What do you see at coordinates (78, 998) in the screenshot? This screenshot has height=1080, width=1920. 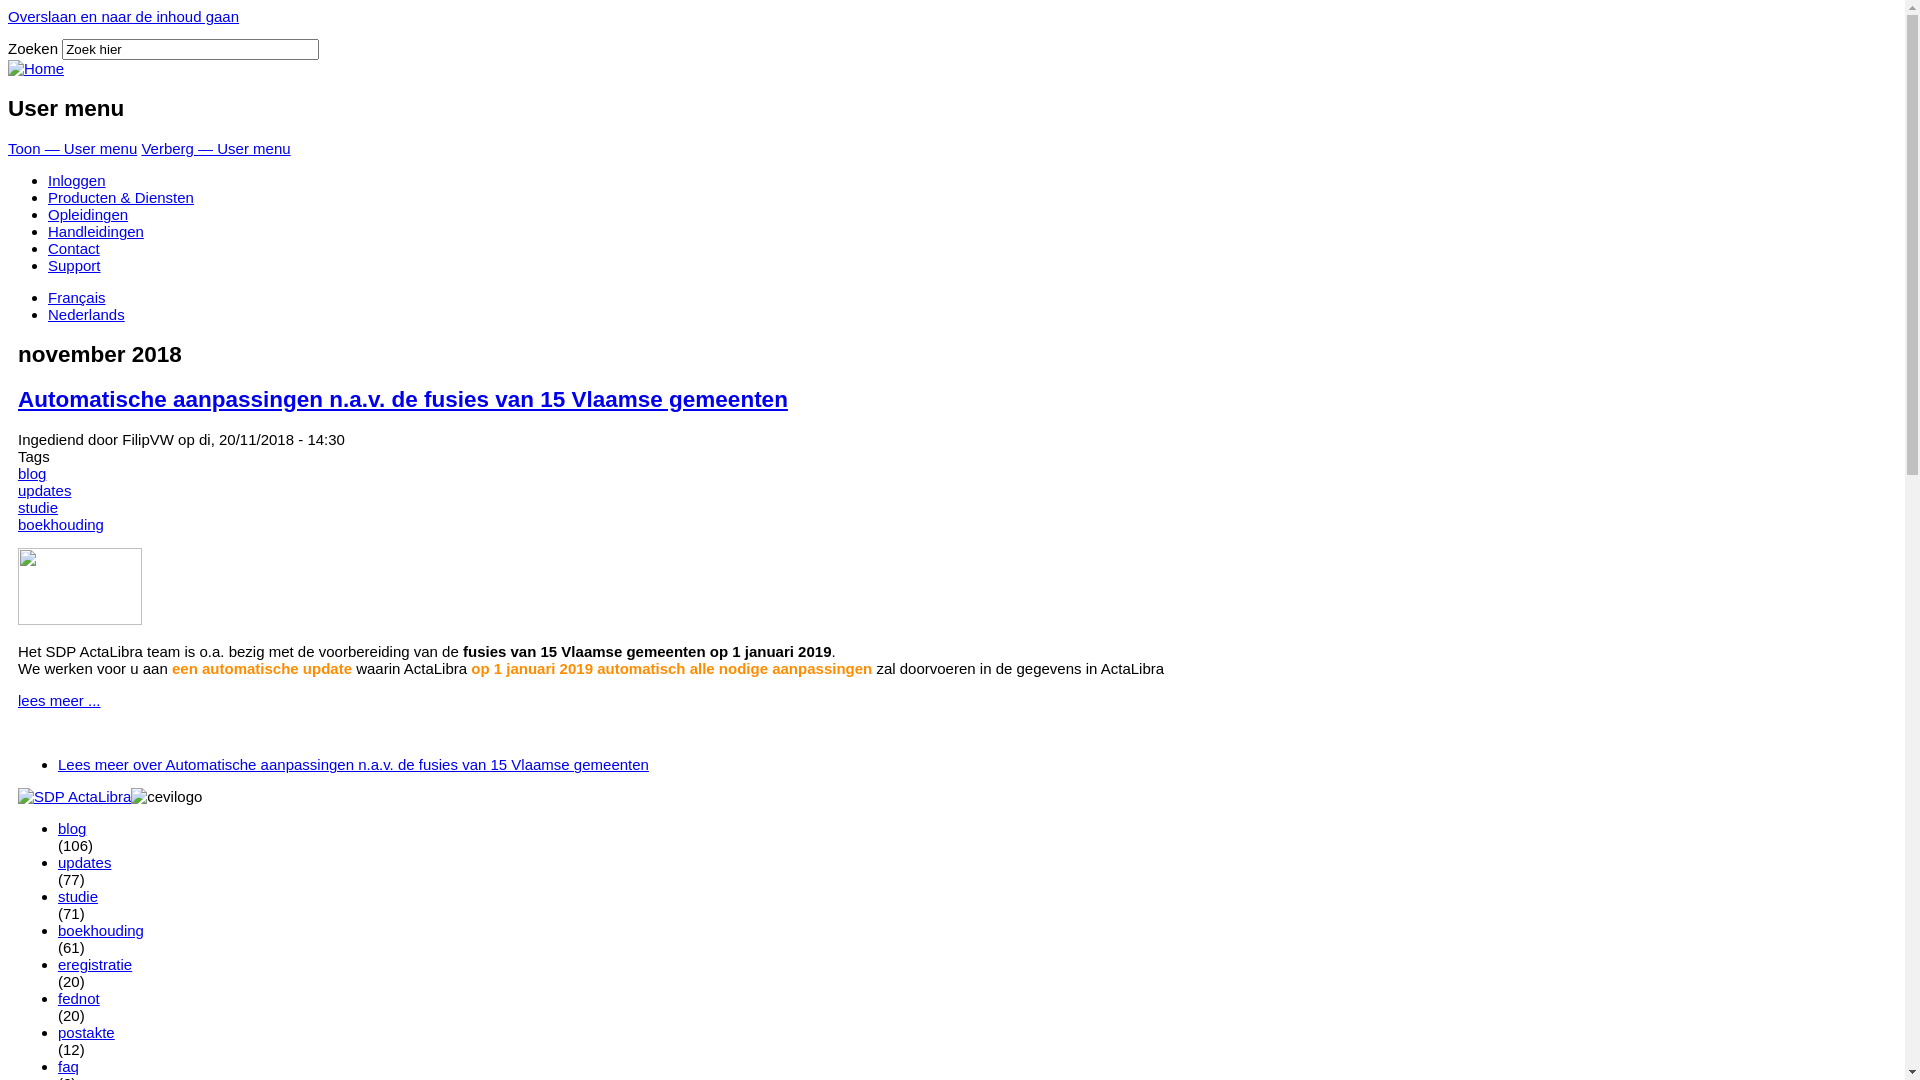 I see `'fednot'` at bounding box center [78, 998].